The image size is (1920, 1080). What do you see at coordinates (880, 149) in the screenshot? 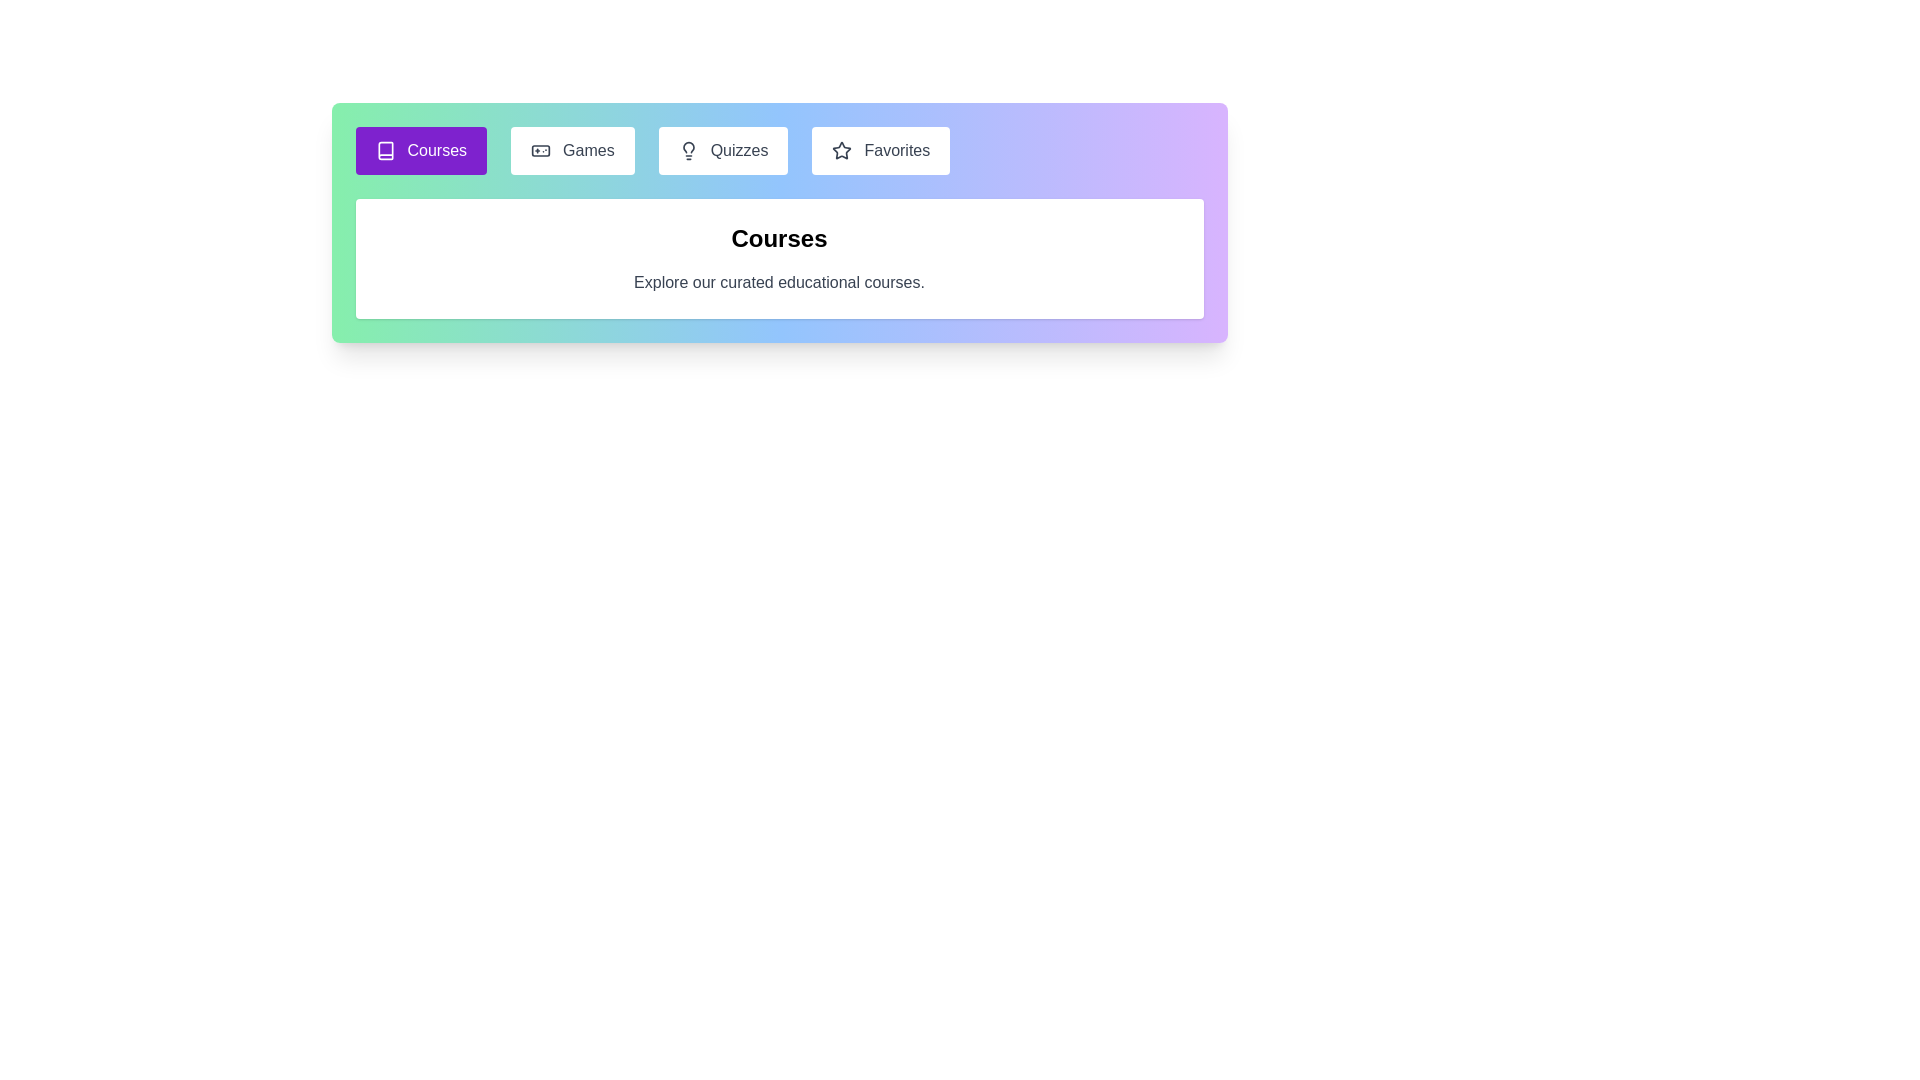
I see `the tab labeled Favorites` at bounding box center [880, 149].